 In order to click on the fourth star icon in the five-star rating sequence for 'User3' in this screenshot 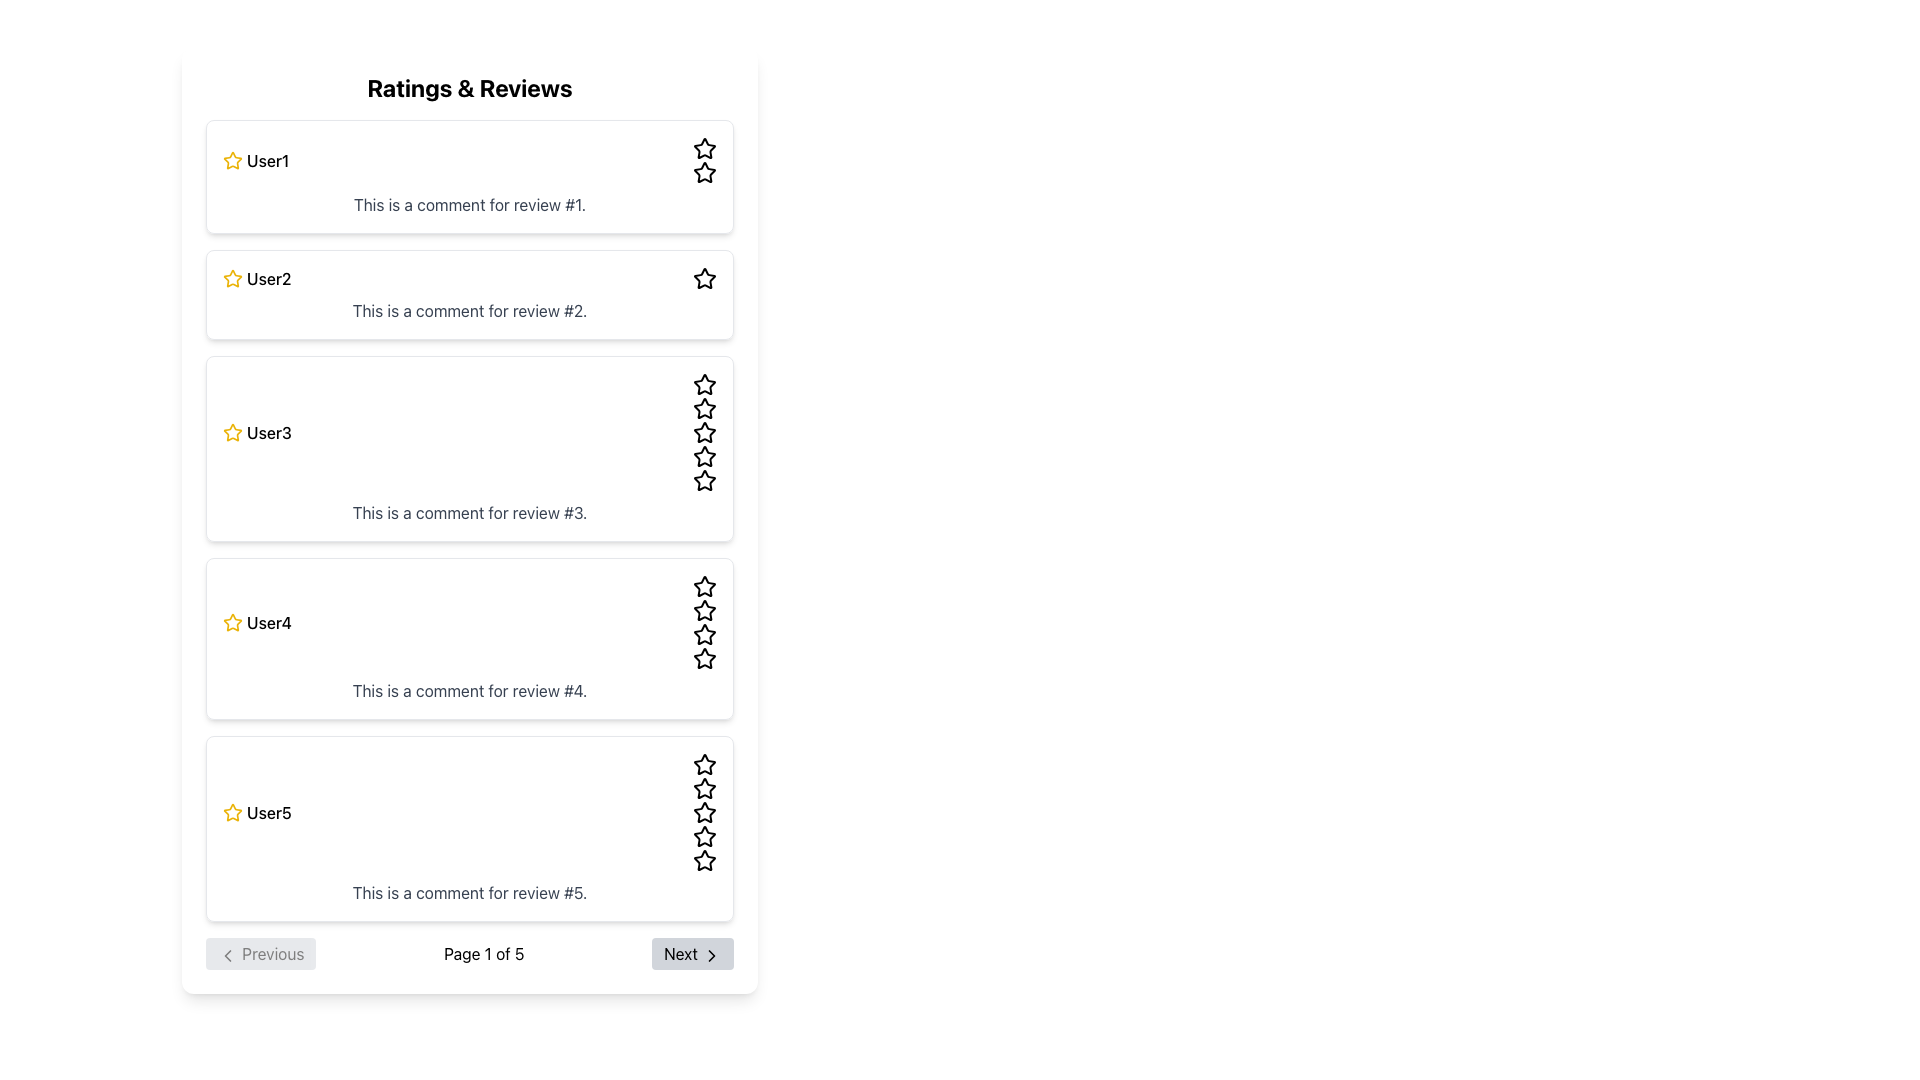, I will do `click(705, 480)`.